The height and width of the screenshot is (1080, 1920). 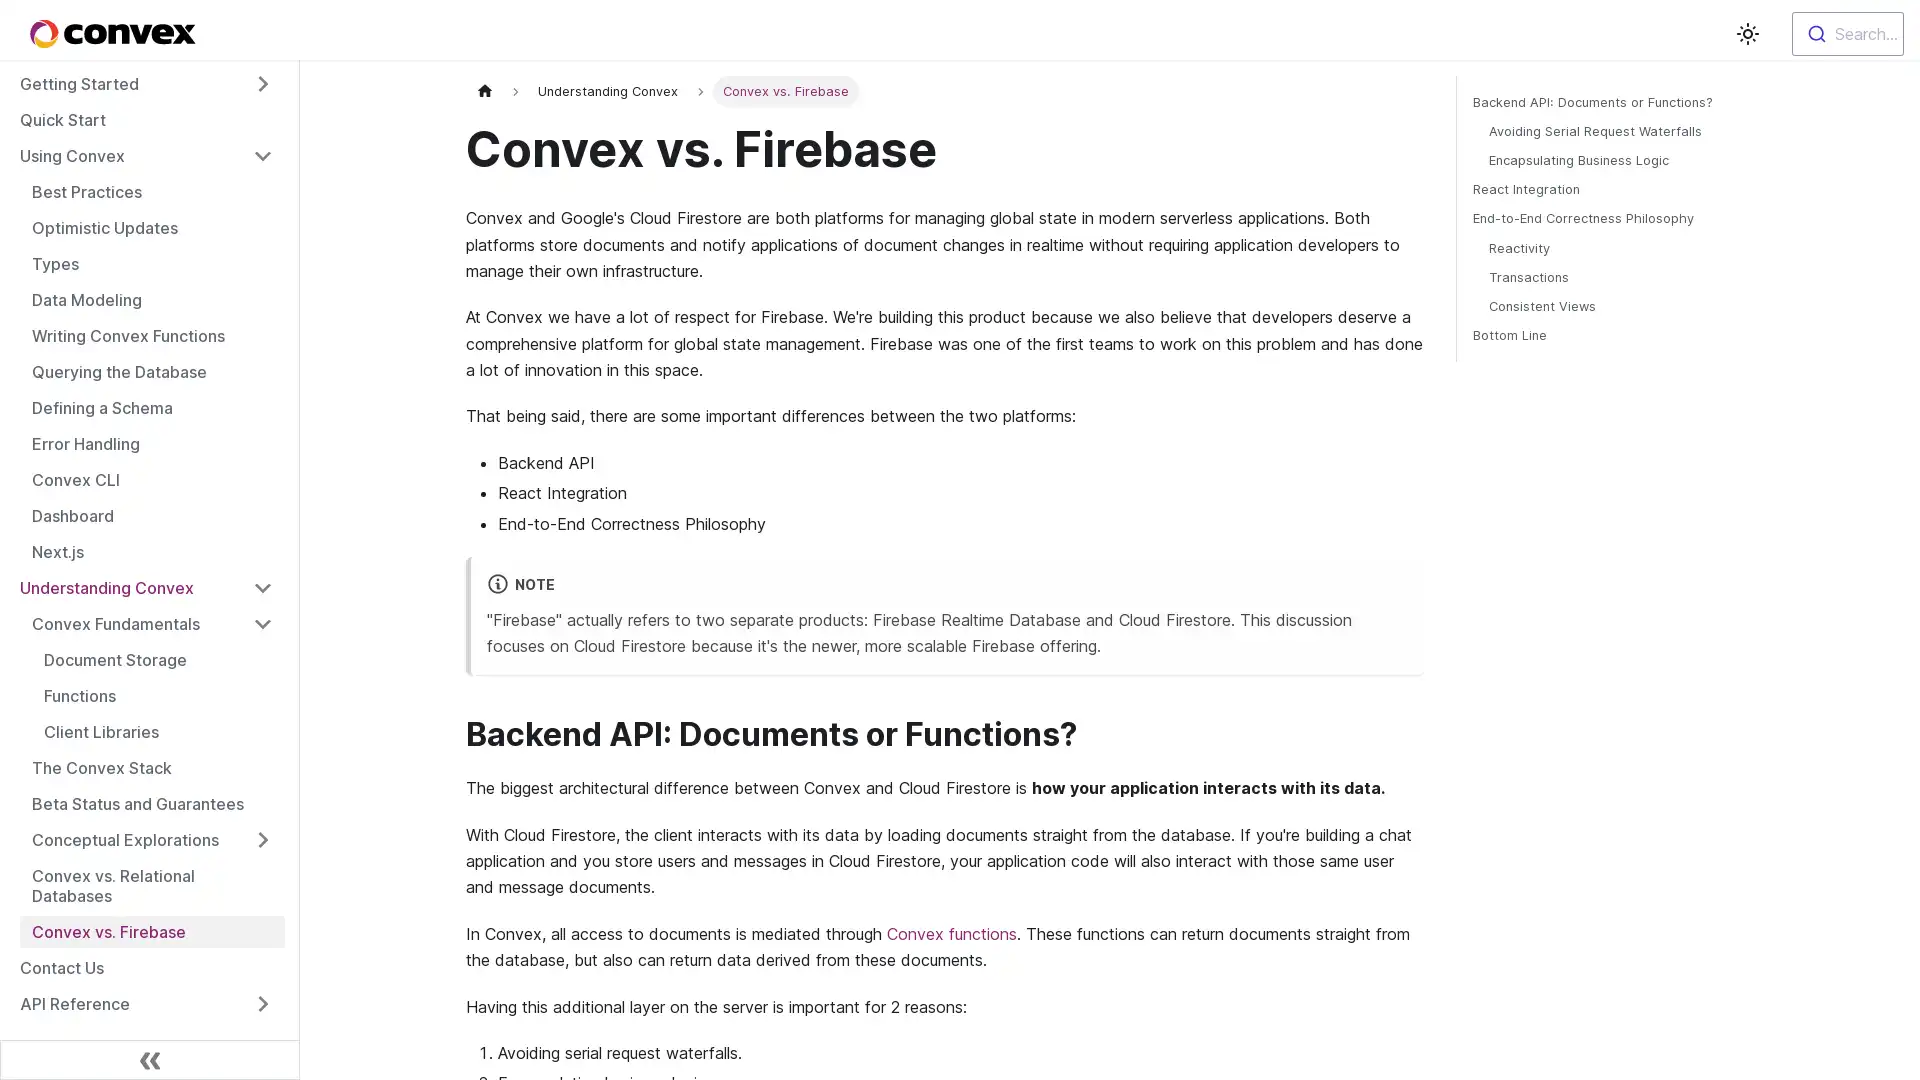 What do you see at coordinates (262, 840) in the screenshot?
I see `Toggle the collapsible sidebar category 'Conceptual Explorations'` at bounding box center [262, 840].